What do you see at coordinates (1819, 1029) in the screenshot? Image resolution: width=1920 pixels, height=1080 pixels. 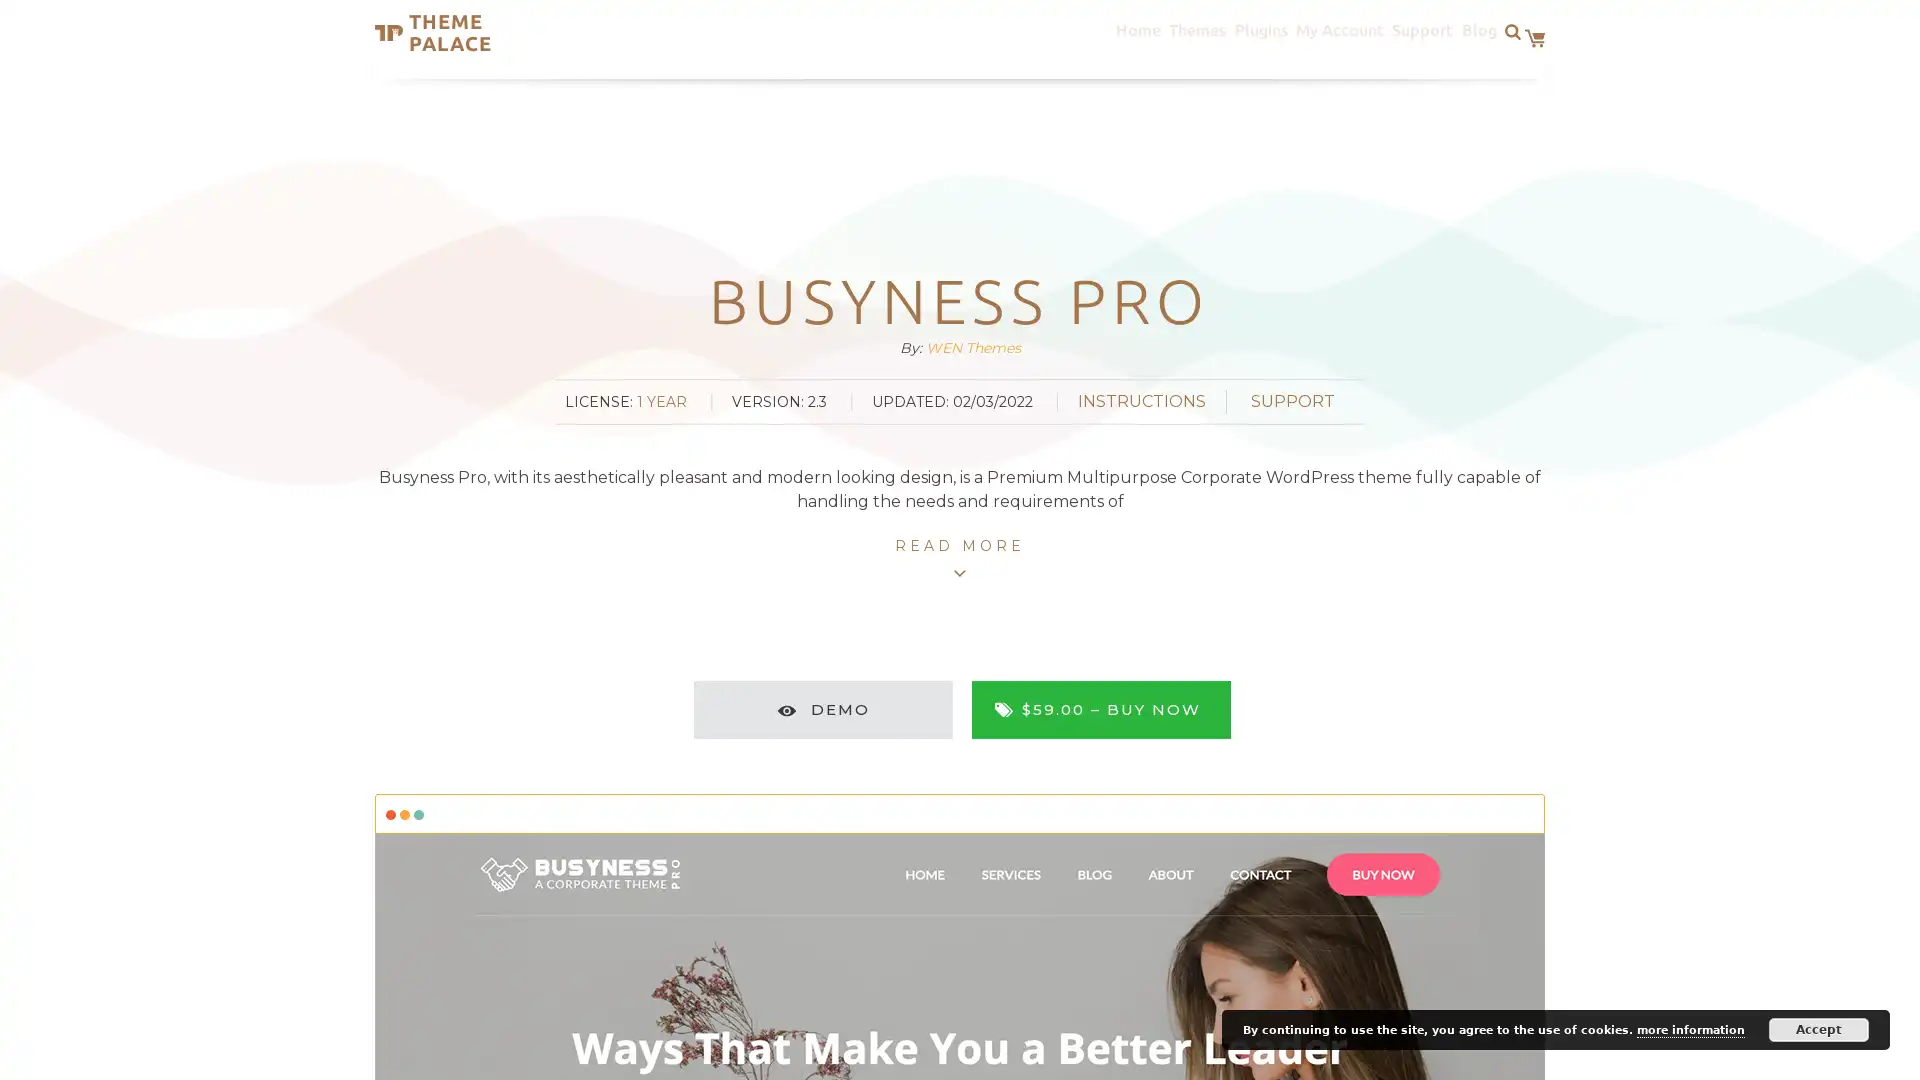 I see `Accept` at bounding box center [1819, 1029].